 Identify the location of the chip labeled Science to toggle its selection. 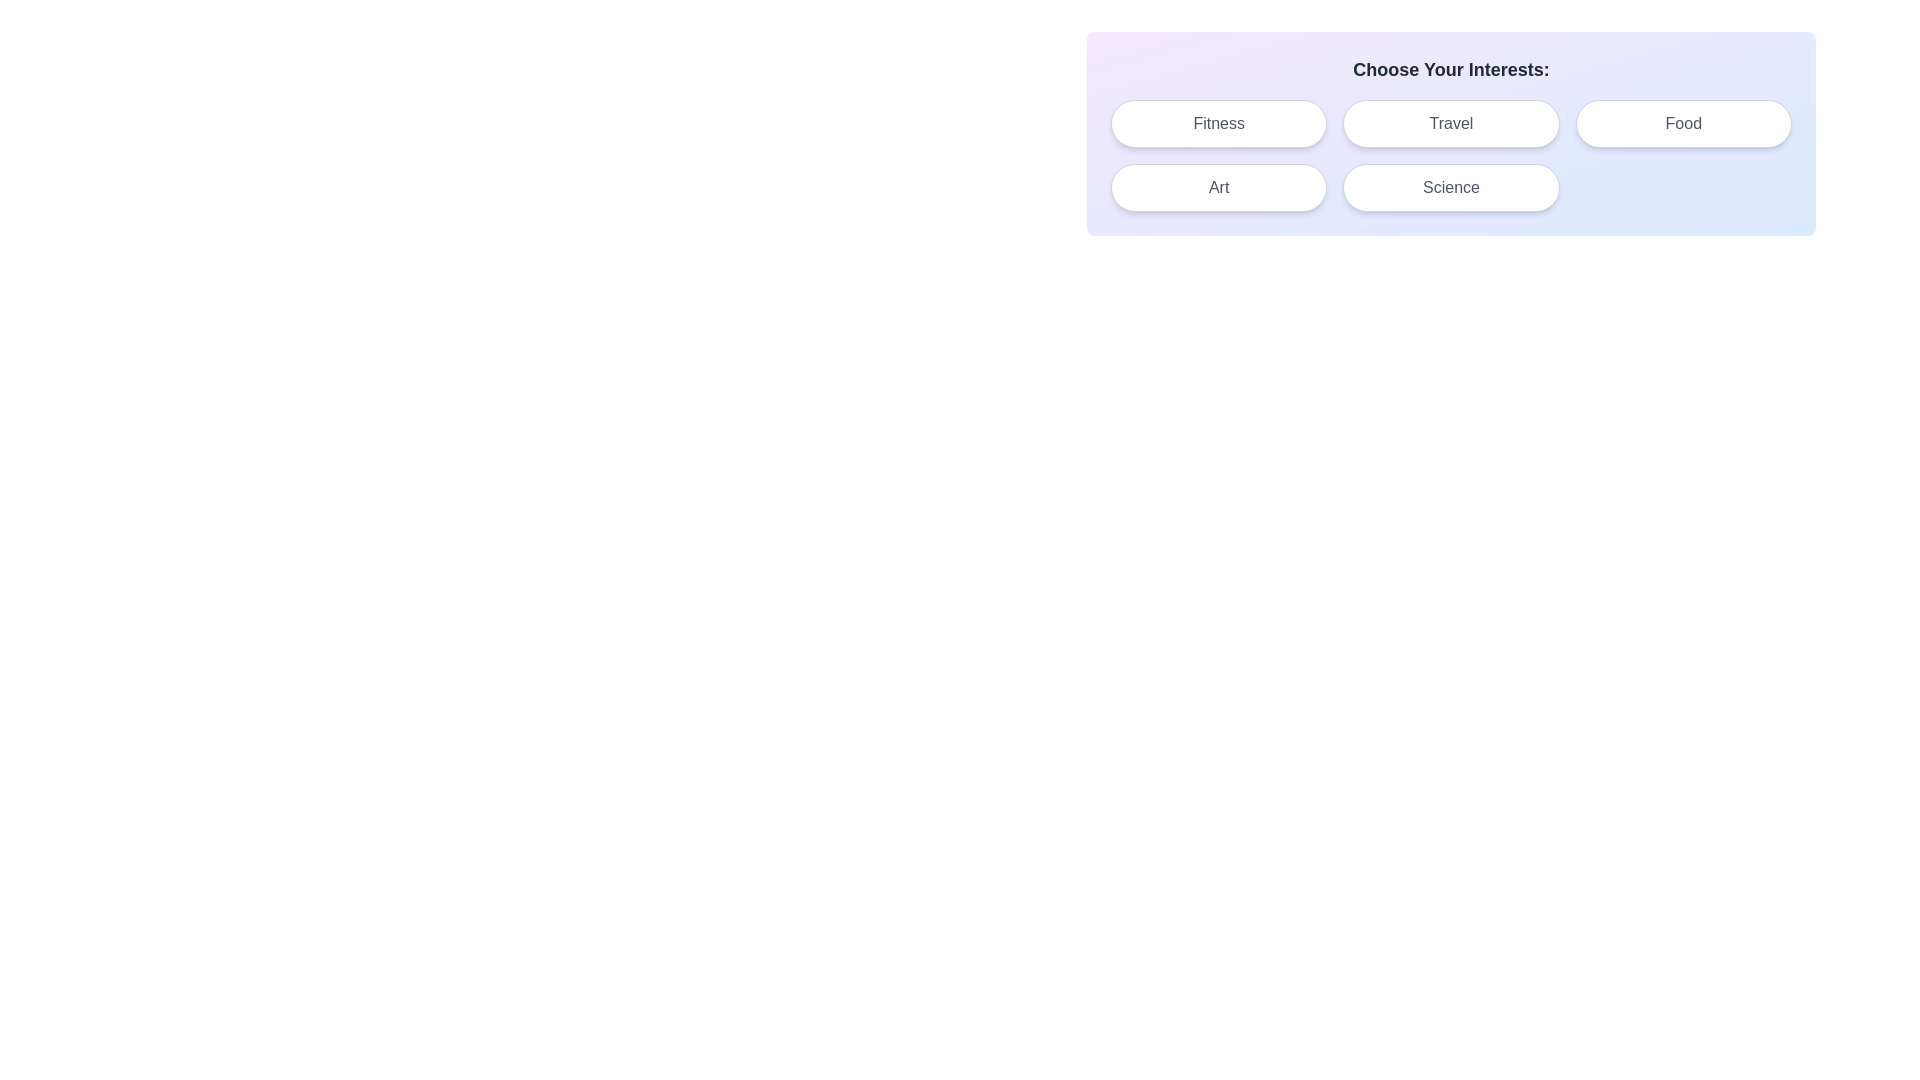
(1451, 188).